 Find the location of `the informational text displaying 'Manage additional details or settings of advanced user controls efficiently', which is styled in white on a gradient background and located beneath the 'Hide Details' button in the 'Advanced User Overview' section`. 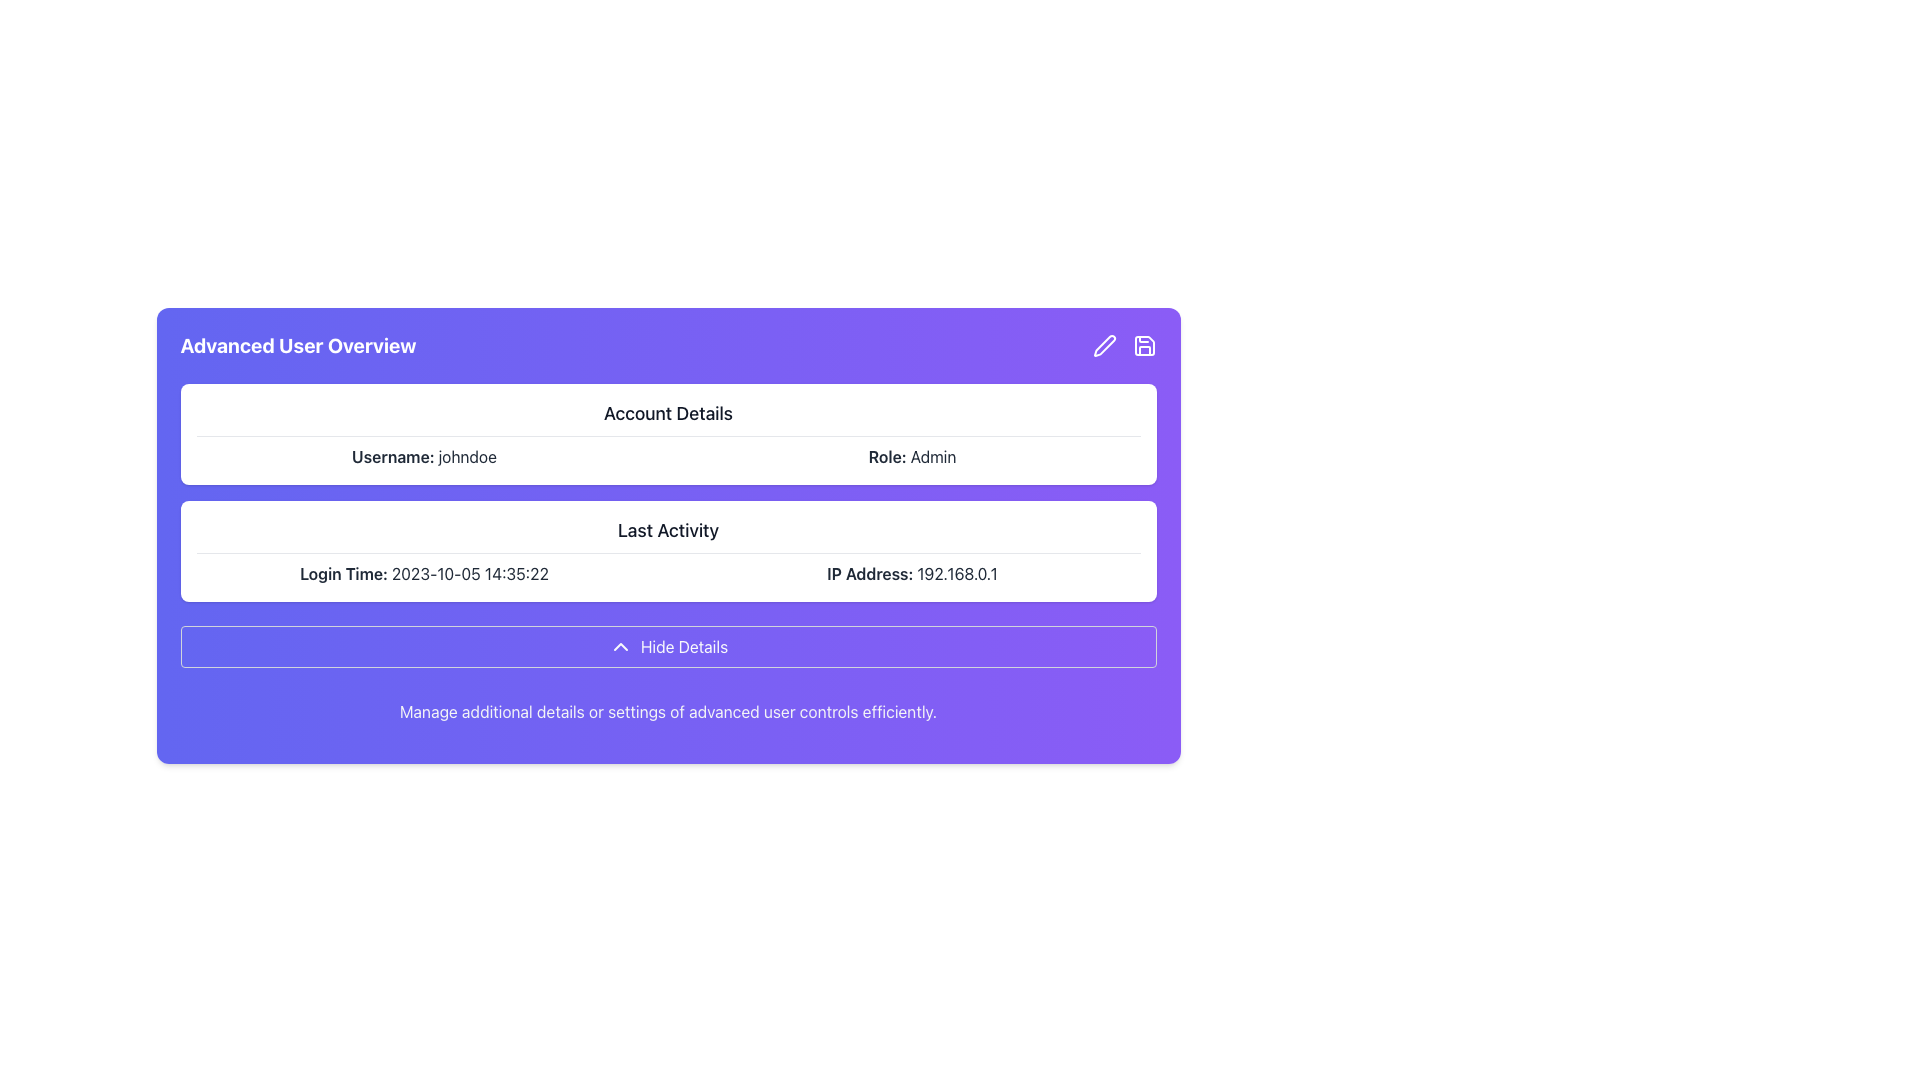

the informational text displaying 'Manage additional details or settings of advanced user controls efficiently', which is styled in white on a gradient background and located beneath the 'Hide Details' button in the 'Advanced User Overview' section is located at coordinates (668, 711).